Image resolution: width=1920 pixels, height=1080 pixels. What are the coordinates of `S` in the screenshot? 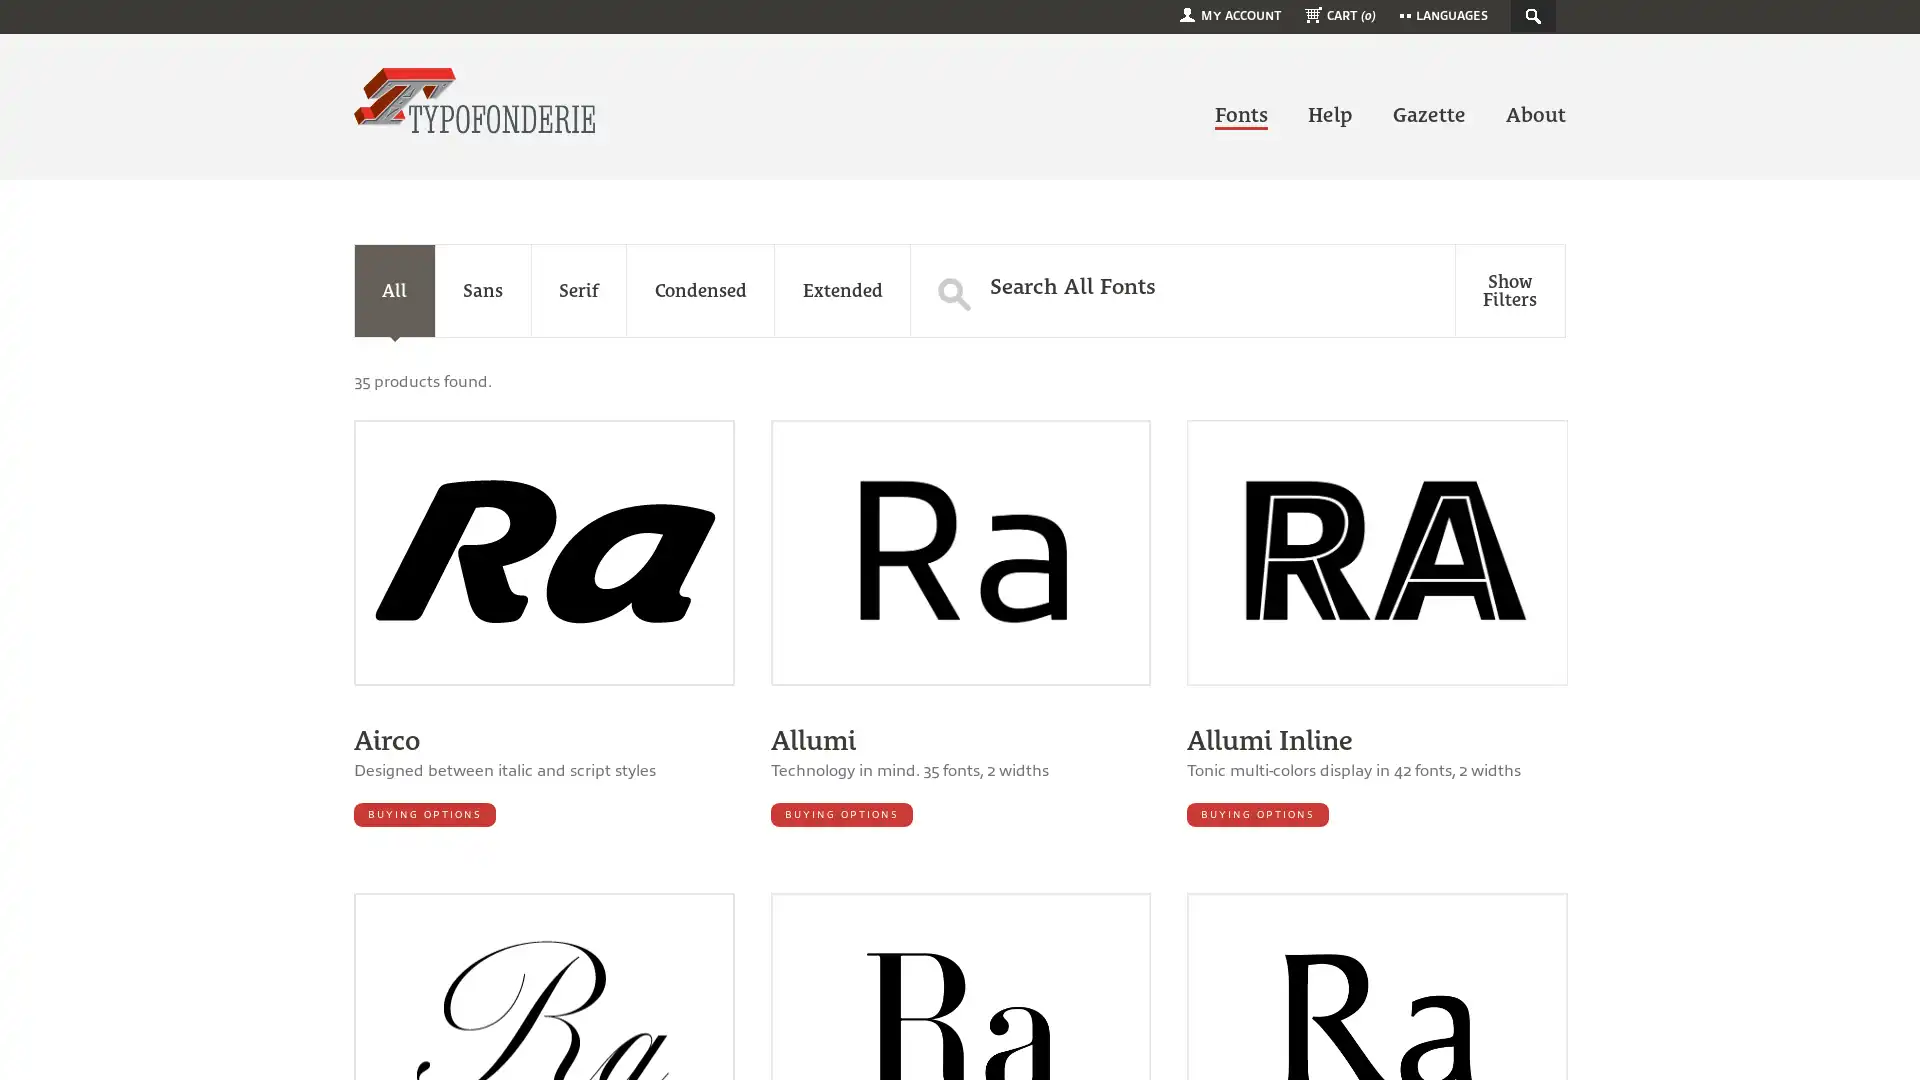 It's located at (952, 293).